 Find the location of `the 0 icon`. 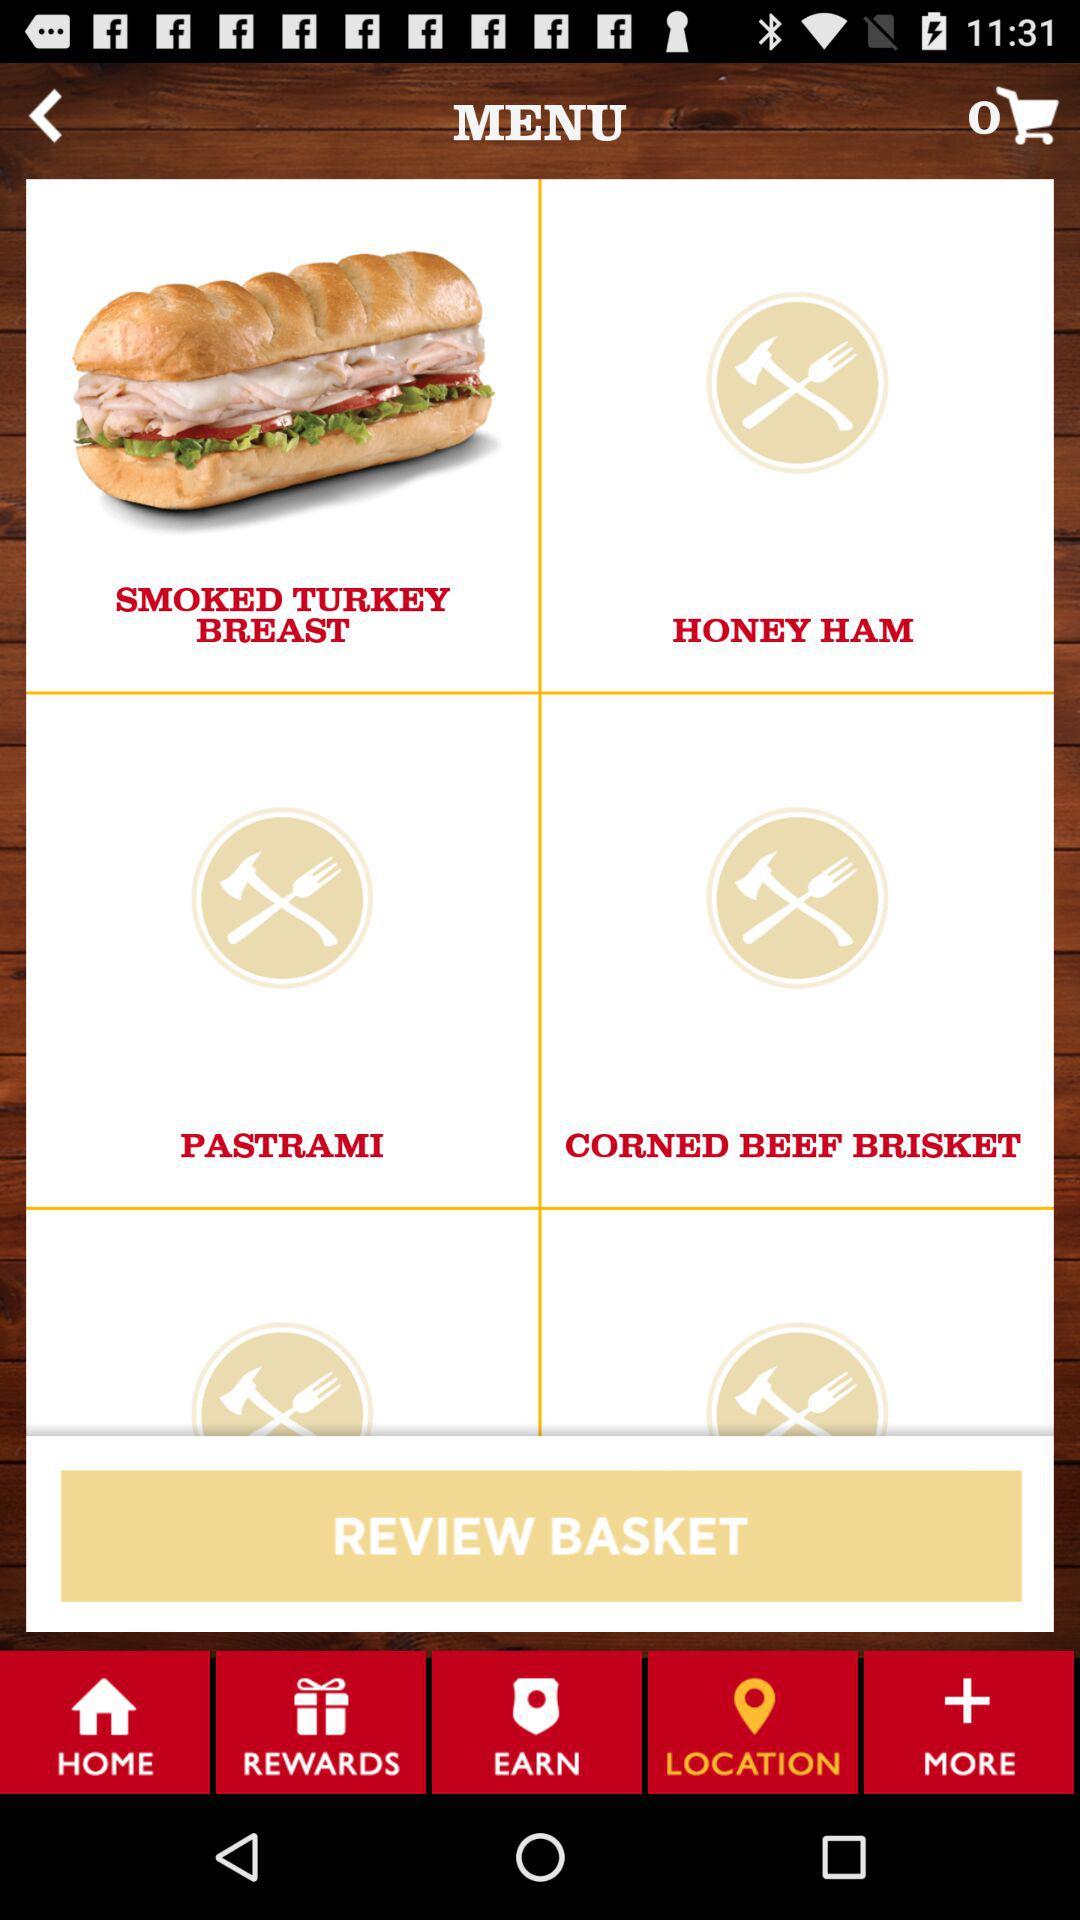

the 0 icon is located at coordinates (1023, 114).